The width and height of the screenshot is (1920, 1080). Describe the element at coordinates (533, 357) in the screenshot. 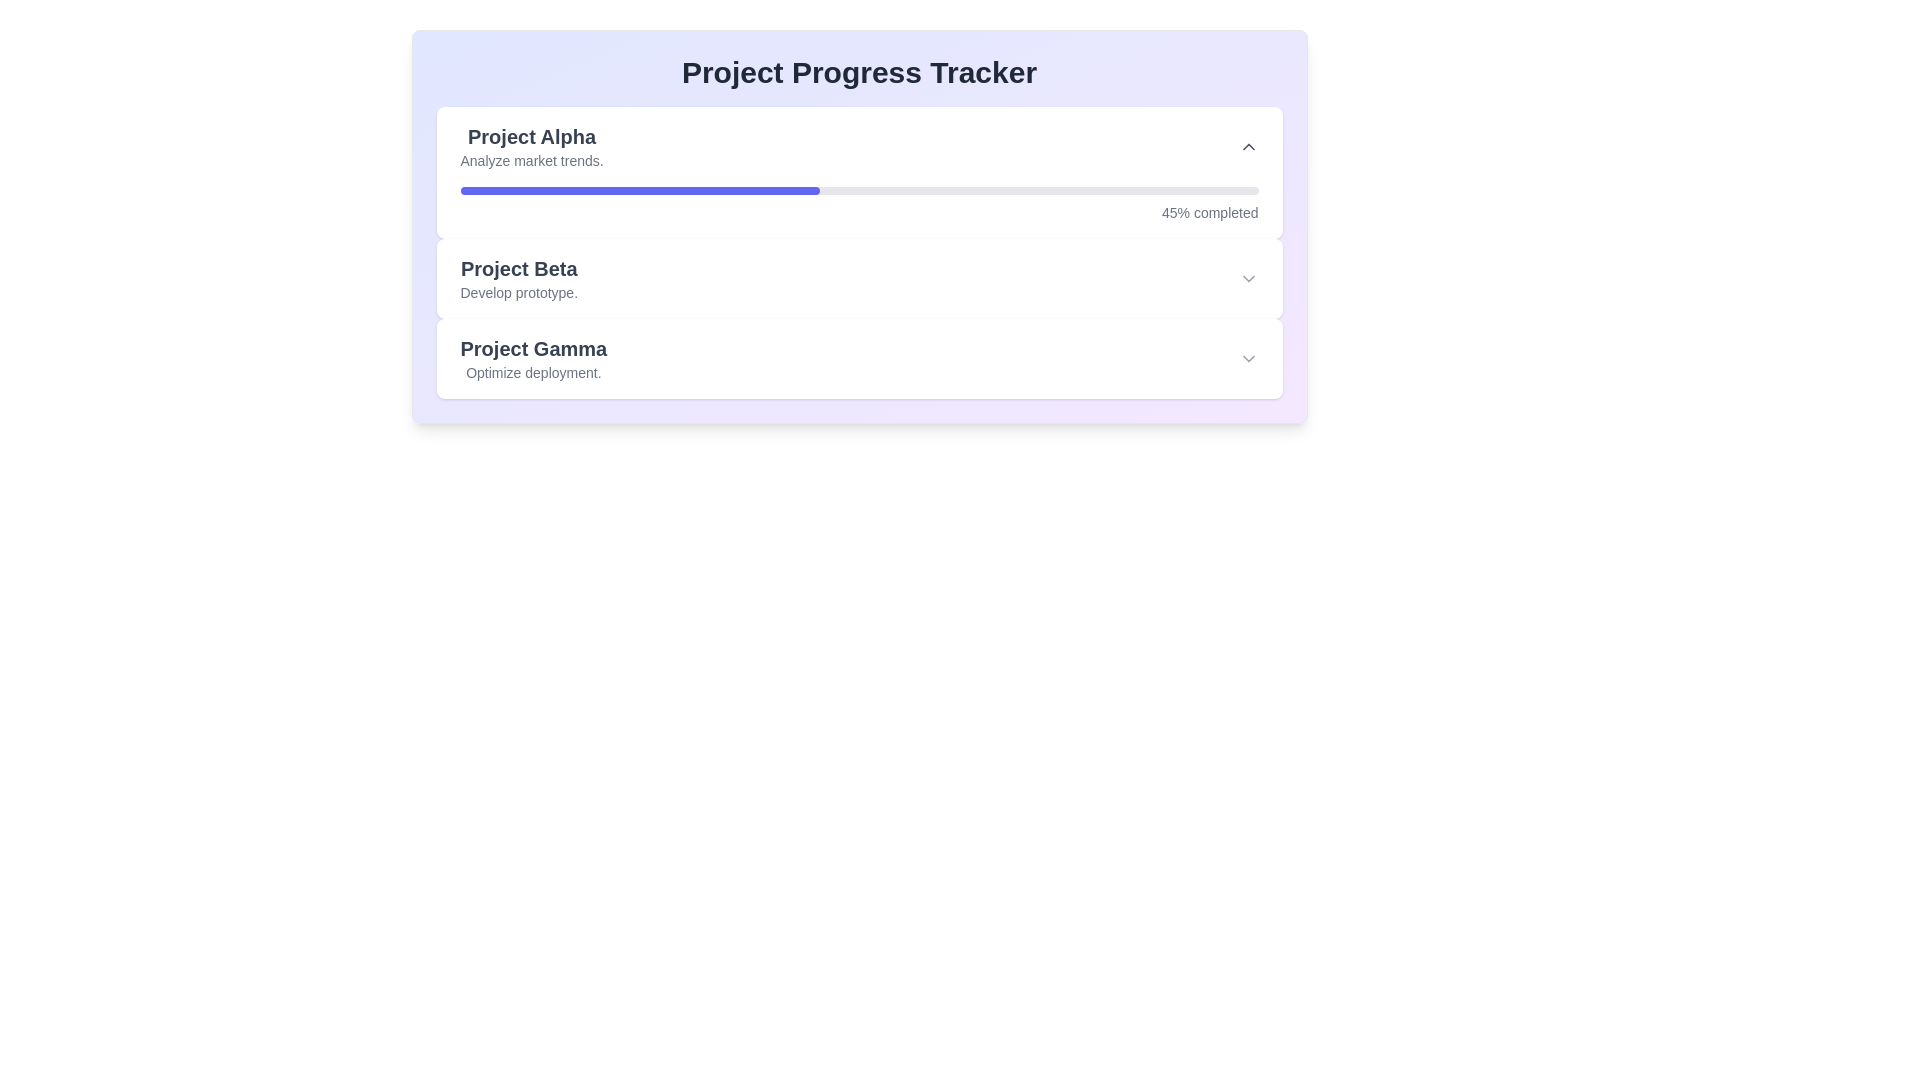

I see `the text block displaying 'Project Gamma' and 'Optimize deployment.' located in the lower section of 'Project Progress Tracker'` at that location.